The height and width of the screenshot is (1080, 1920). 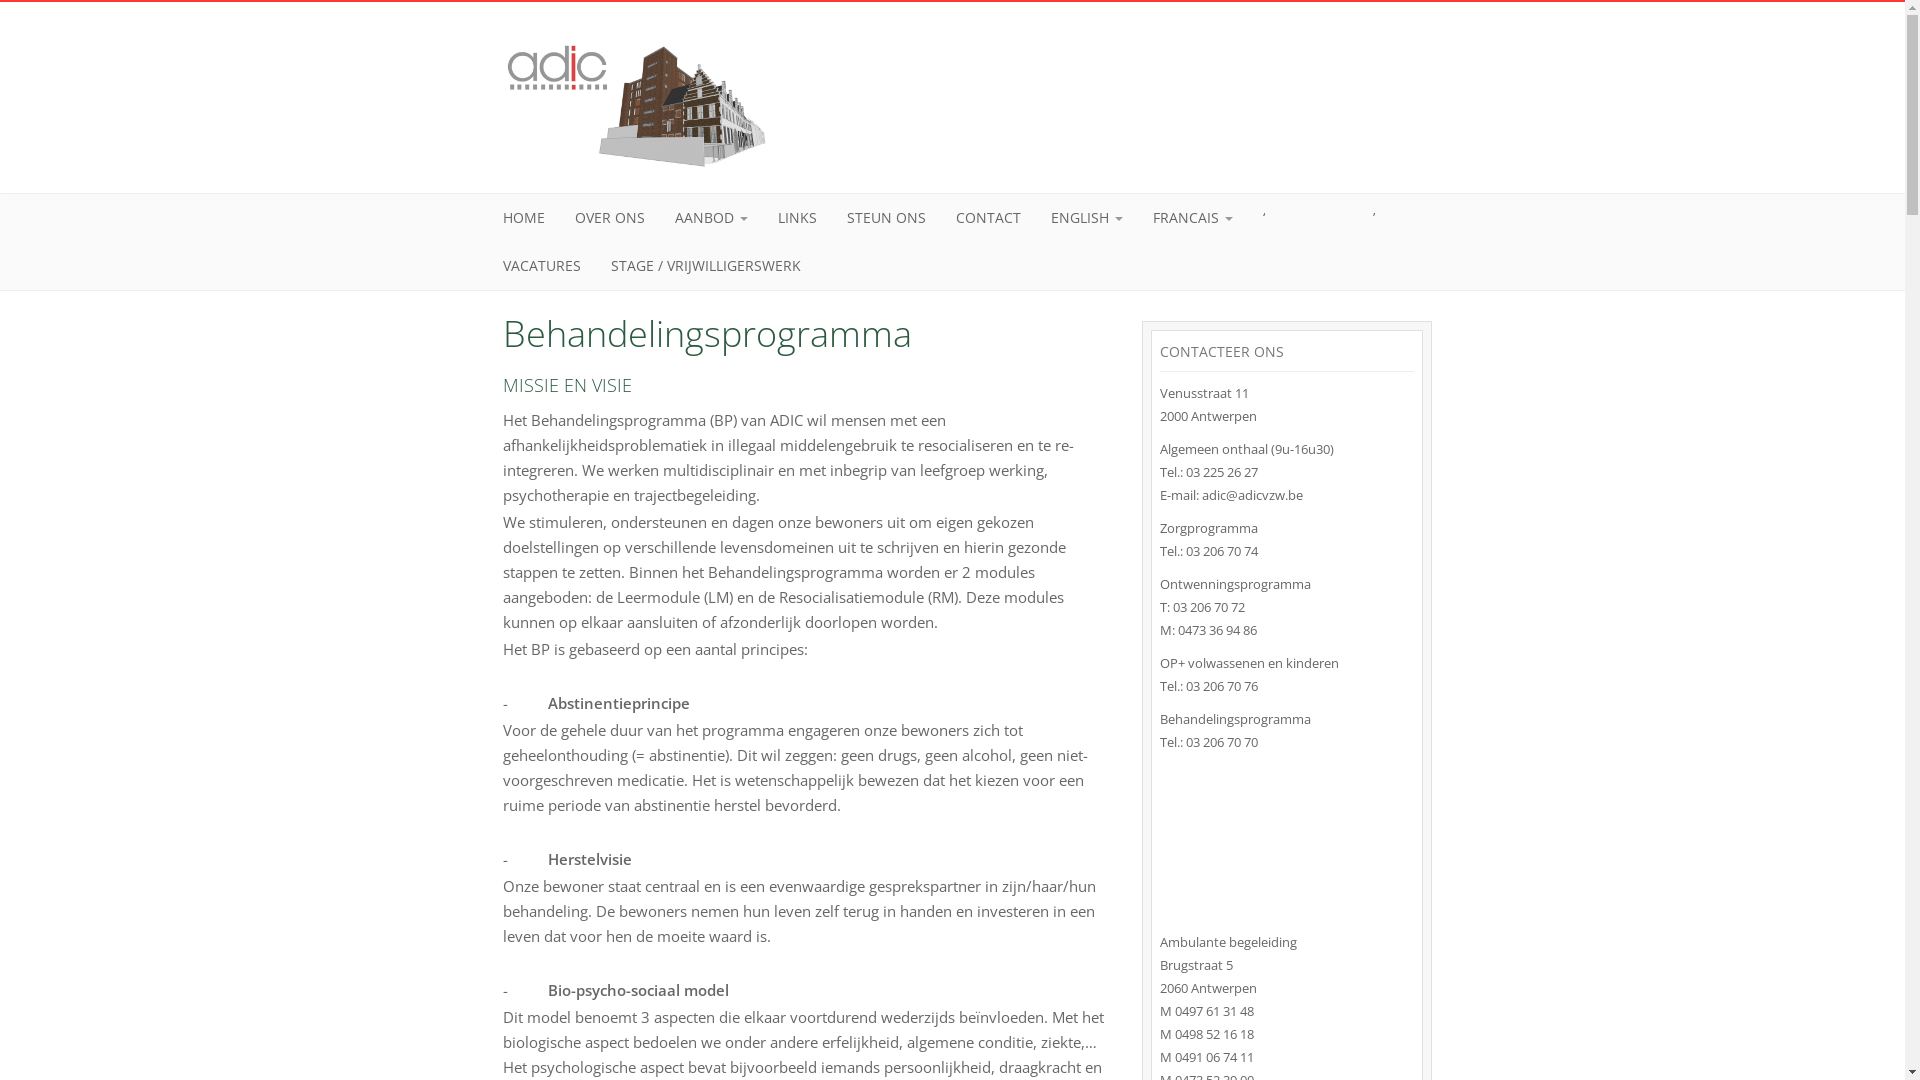 What do you see at coordinates (488, 218) in the screenshot?
I see `'HOME'` at bounding box center [488, 218].